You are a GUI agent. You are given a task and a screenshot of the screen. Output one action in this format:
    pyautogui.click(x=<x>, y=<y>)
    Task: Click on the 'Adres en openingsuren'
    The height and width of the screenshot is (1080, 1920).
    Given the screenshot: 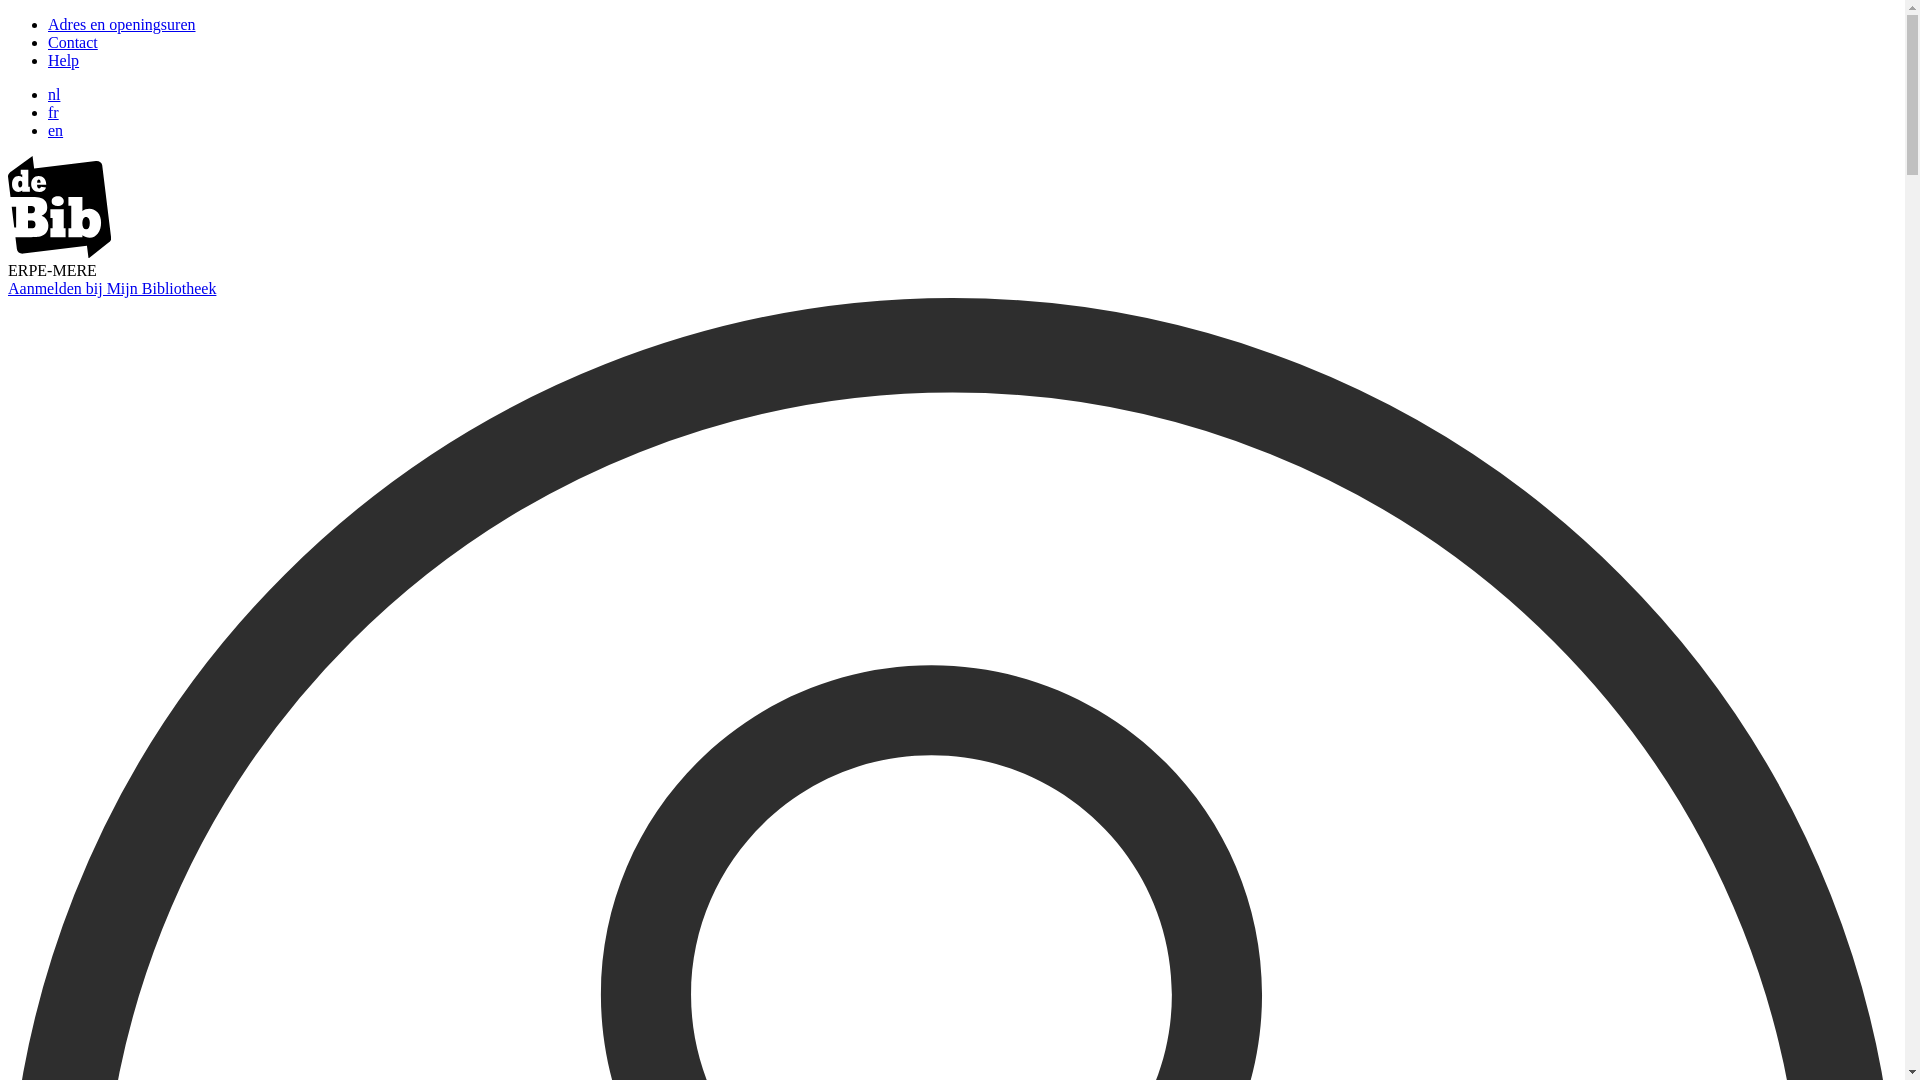 What is the action you would take?
    pyautogui.click(x=120, y=24)
    